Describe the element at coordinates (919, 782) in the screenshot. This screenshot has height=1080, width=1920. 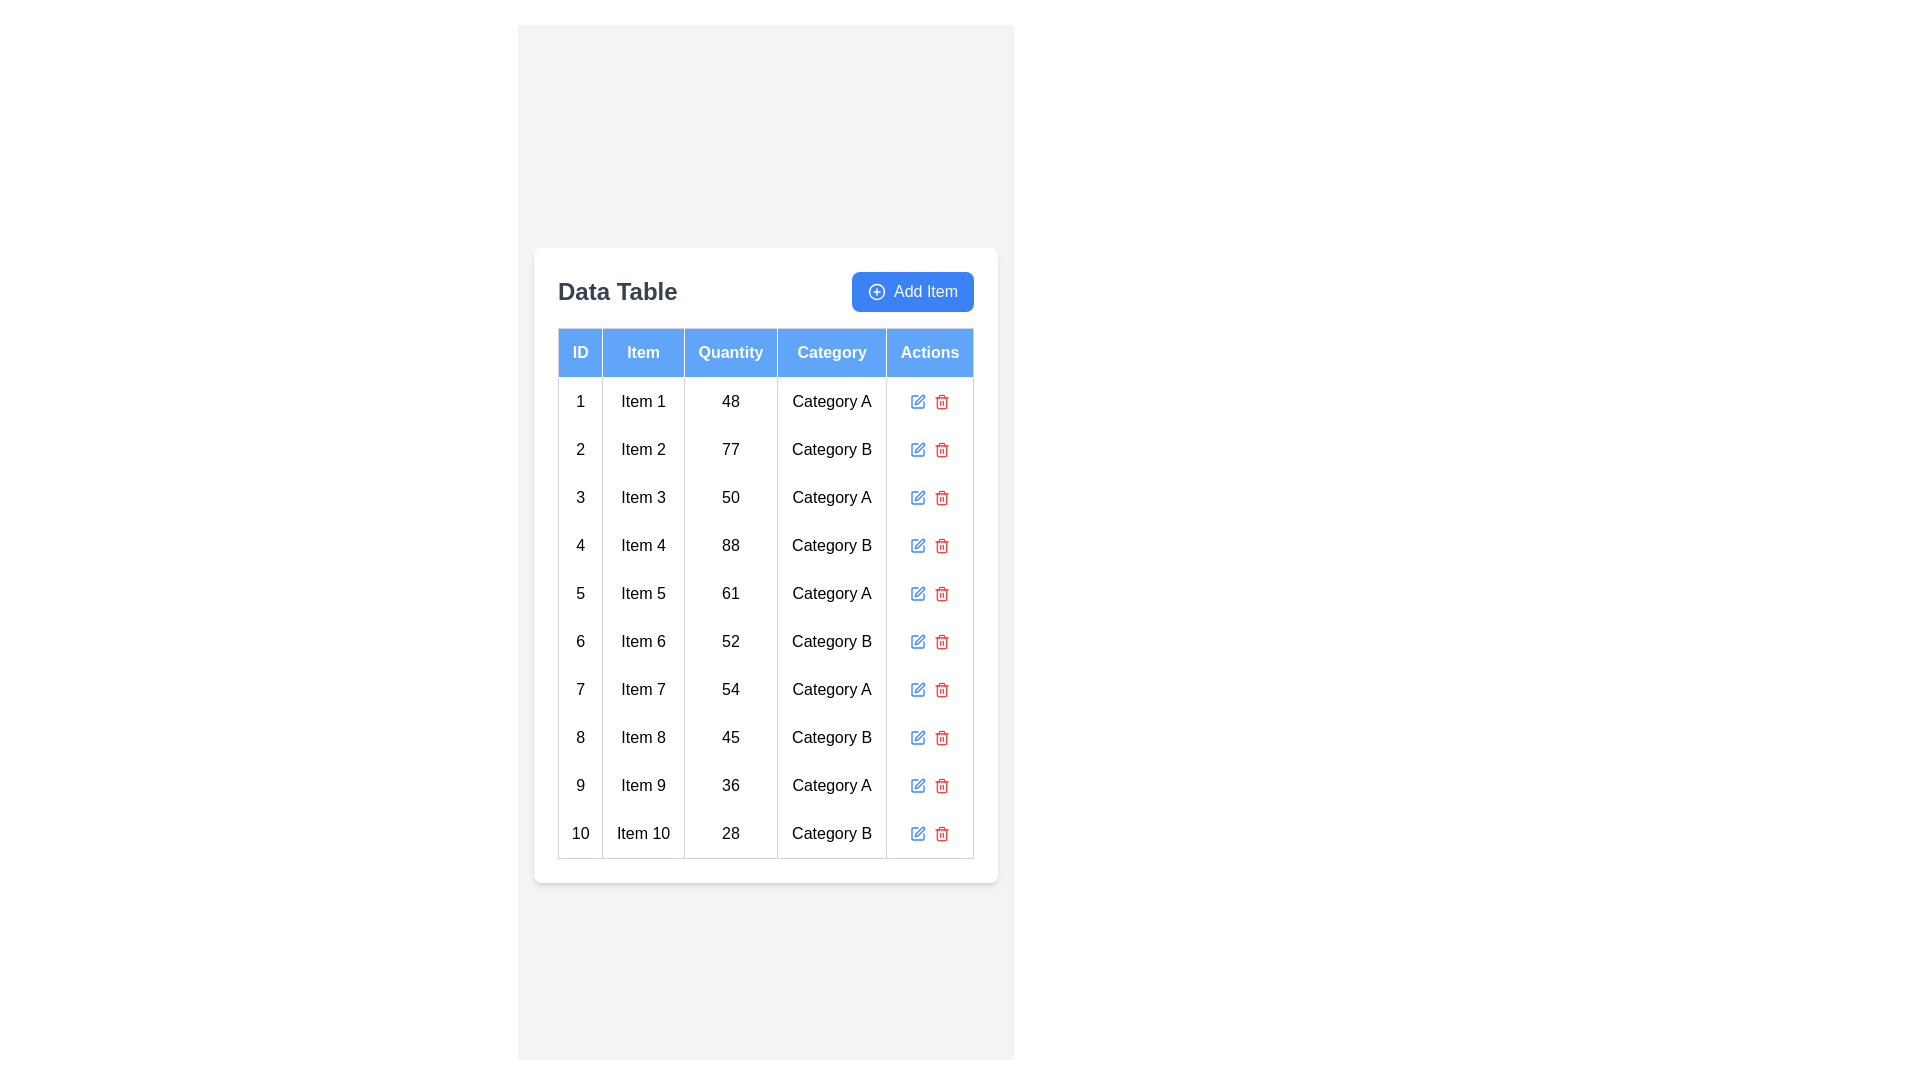
I see `the pen icon in the 'Actions' column of the data table` at that location.